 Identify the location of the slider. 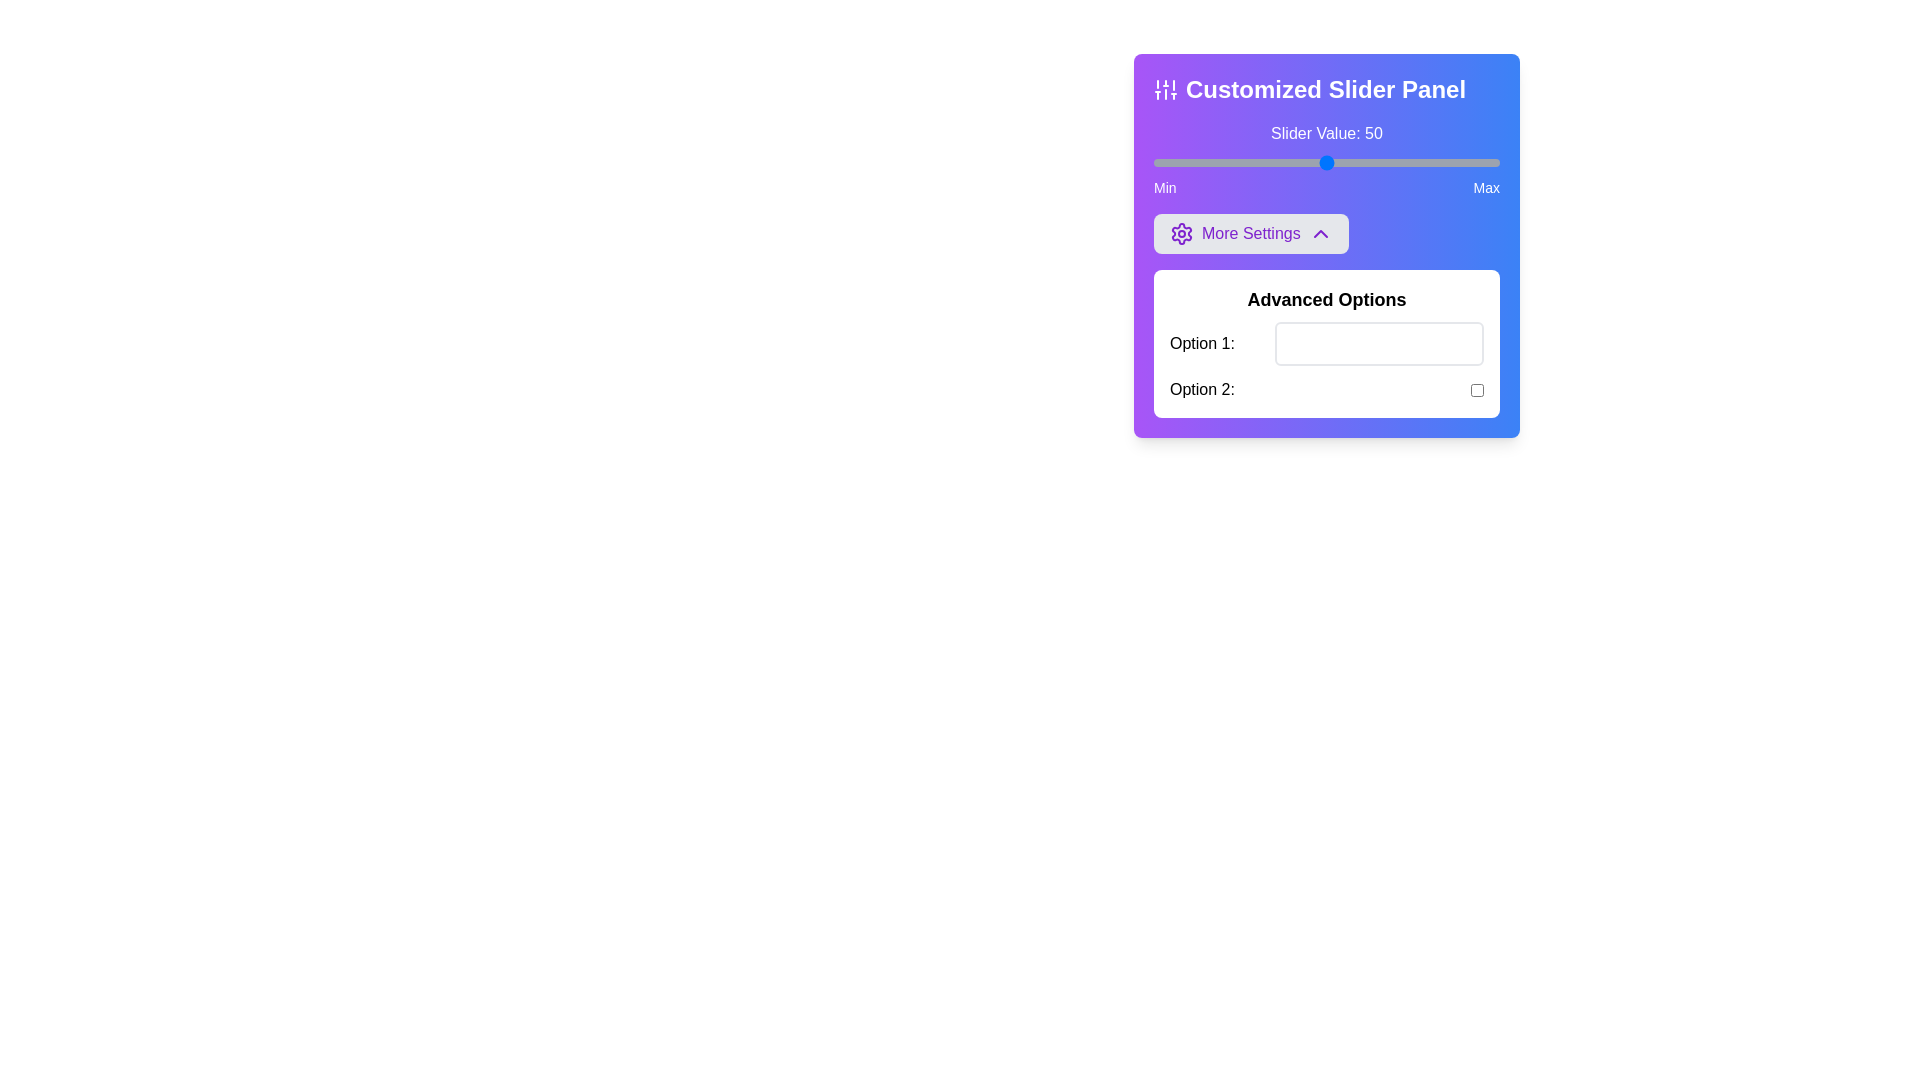
(1330, 161).